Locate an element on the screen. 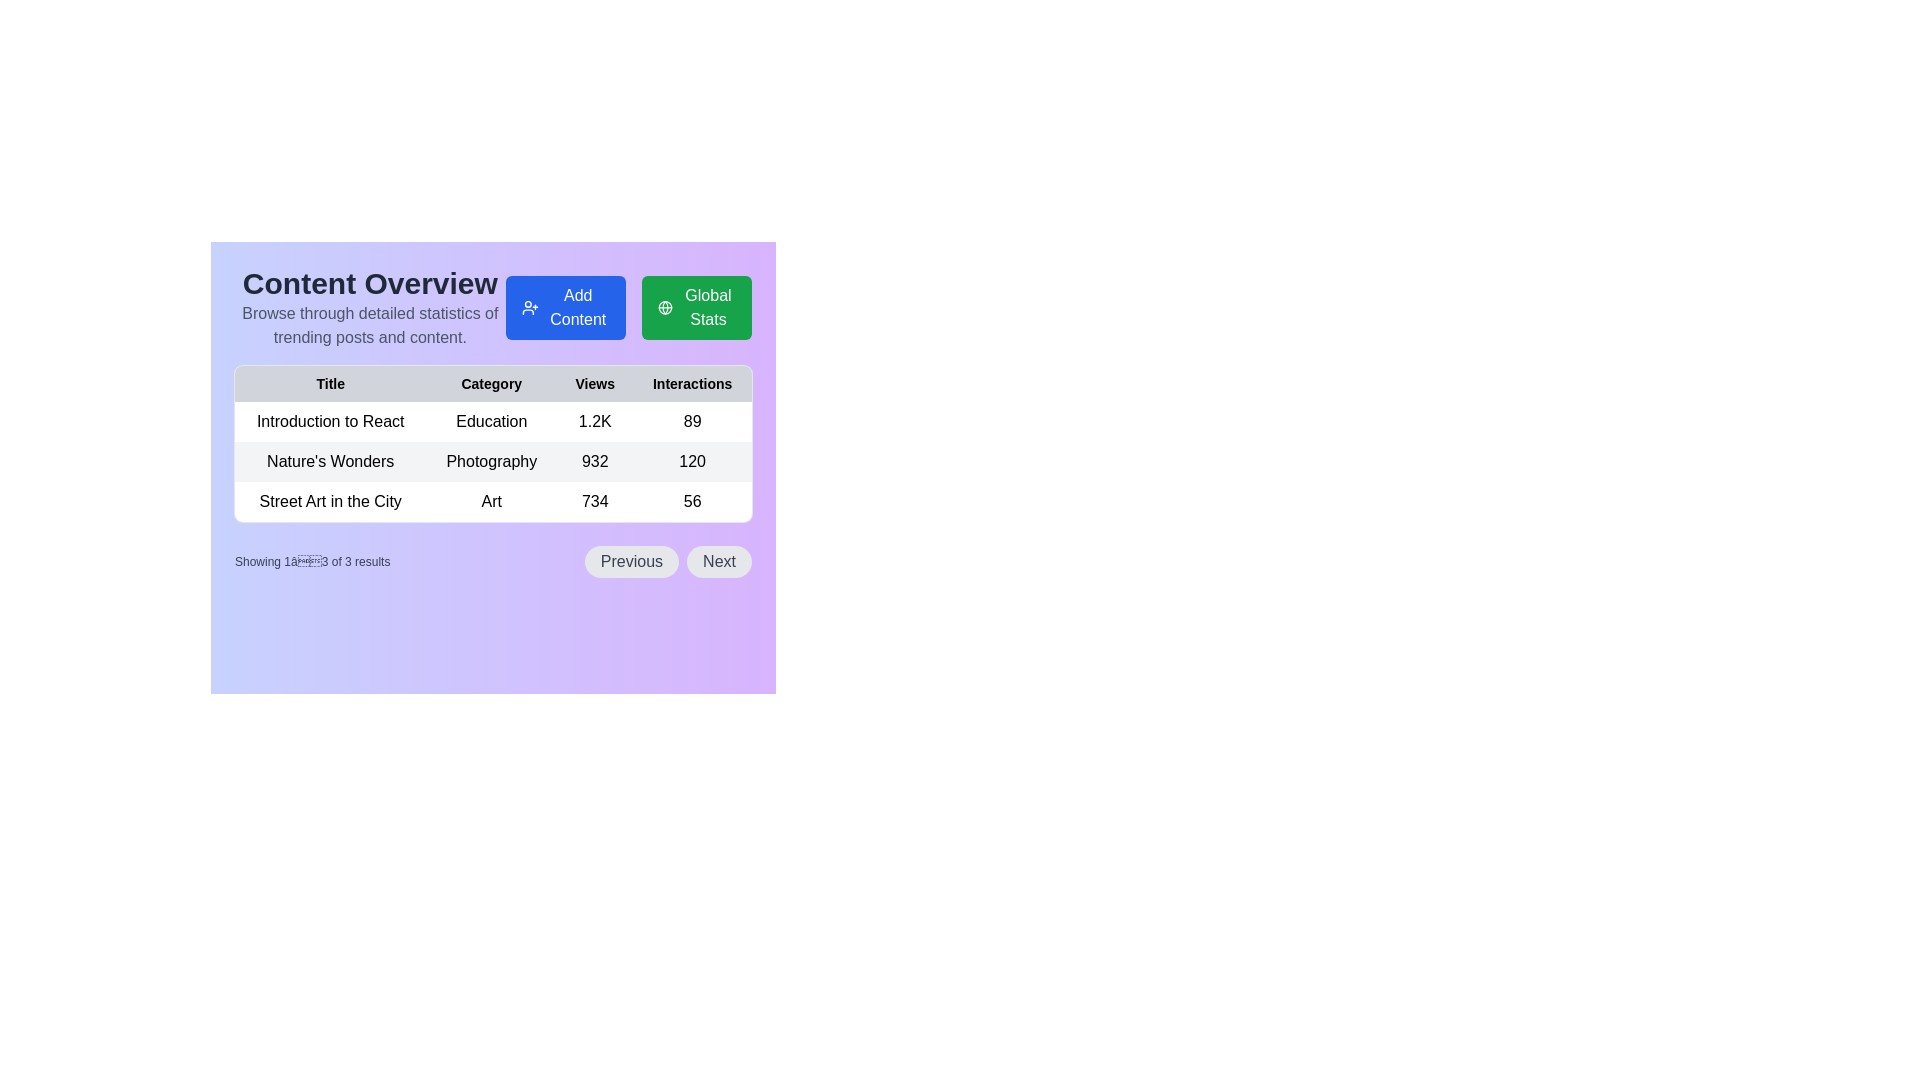 This screenshot has height=1080, width=1920. the 'Add Content' button, which is styled in blue with a white icon and text, located in the upper middle part of the display under the 'Content Overview' heading is located at coordinates (627, 308).